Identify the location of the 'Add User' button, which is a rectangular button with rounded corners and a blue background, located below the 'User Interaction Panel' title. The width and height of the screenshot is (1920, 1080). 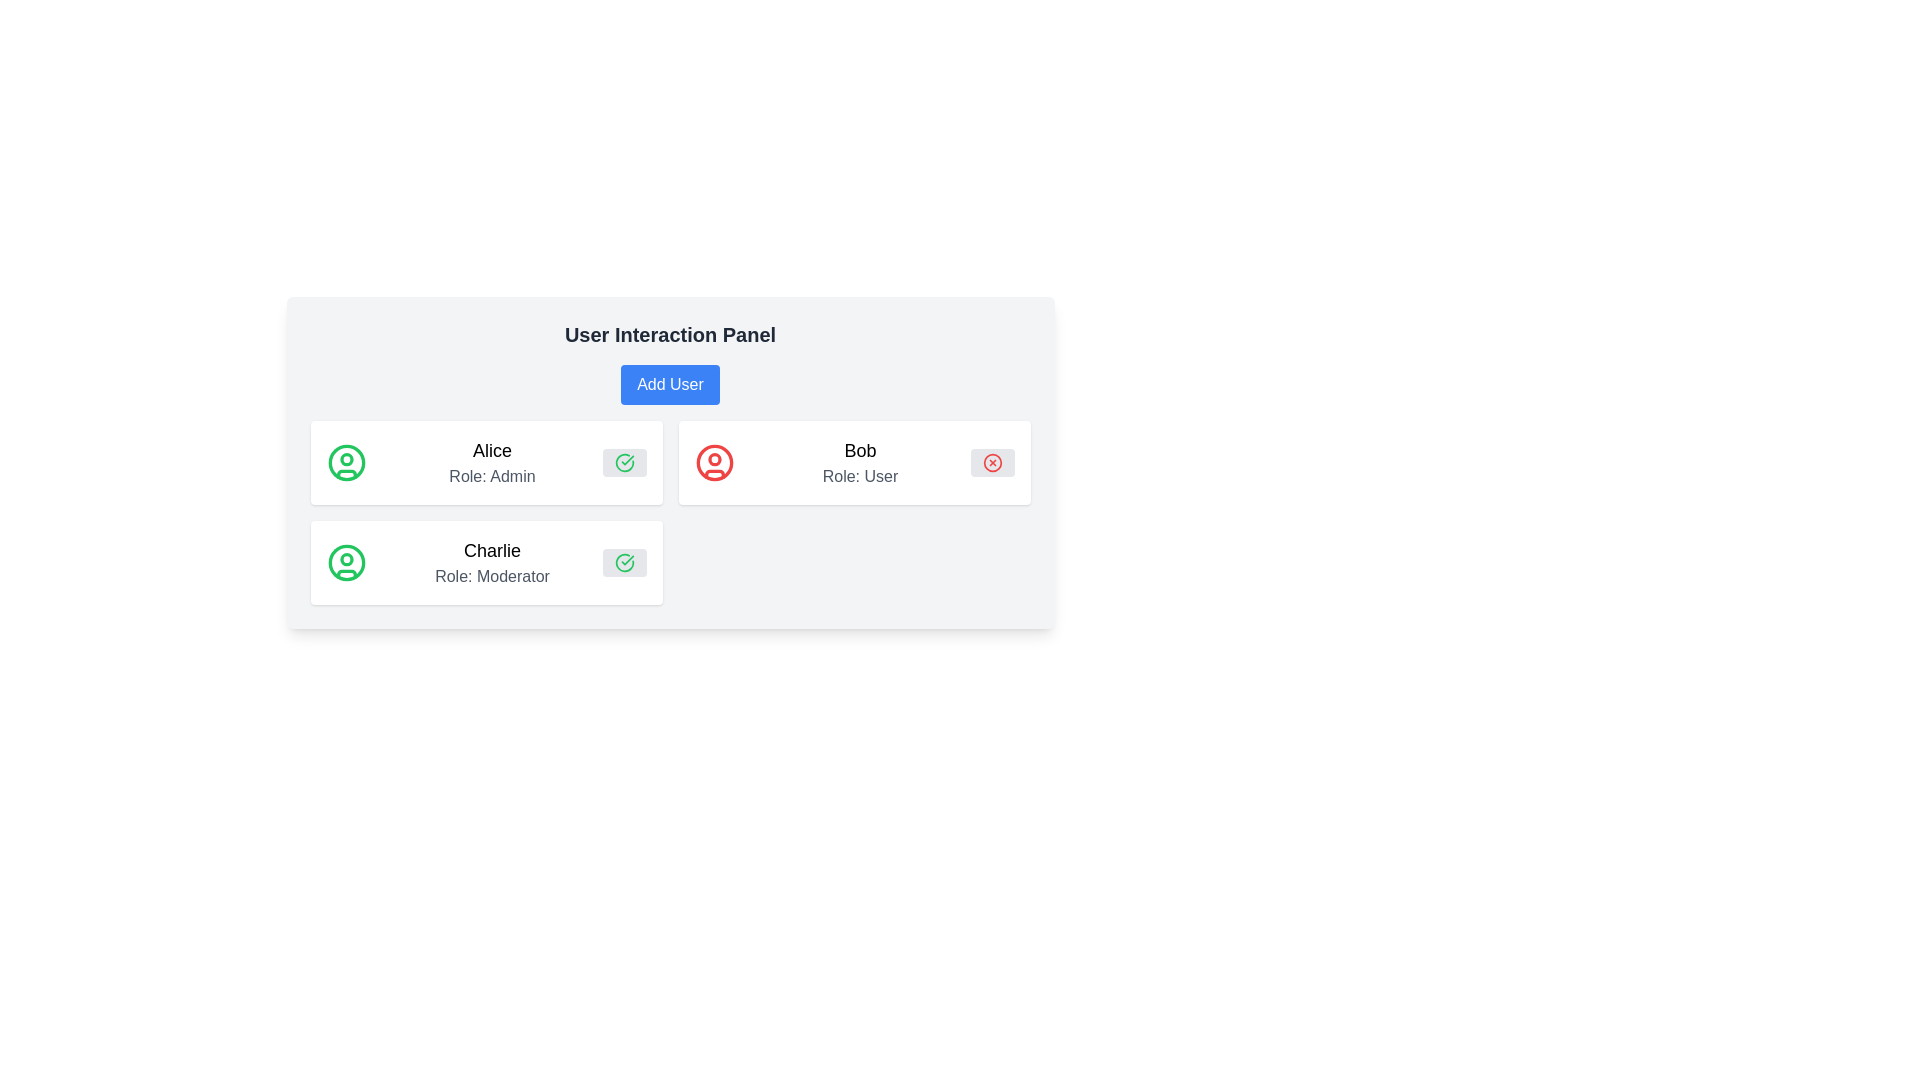
(670, 385).